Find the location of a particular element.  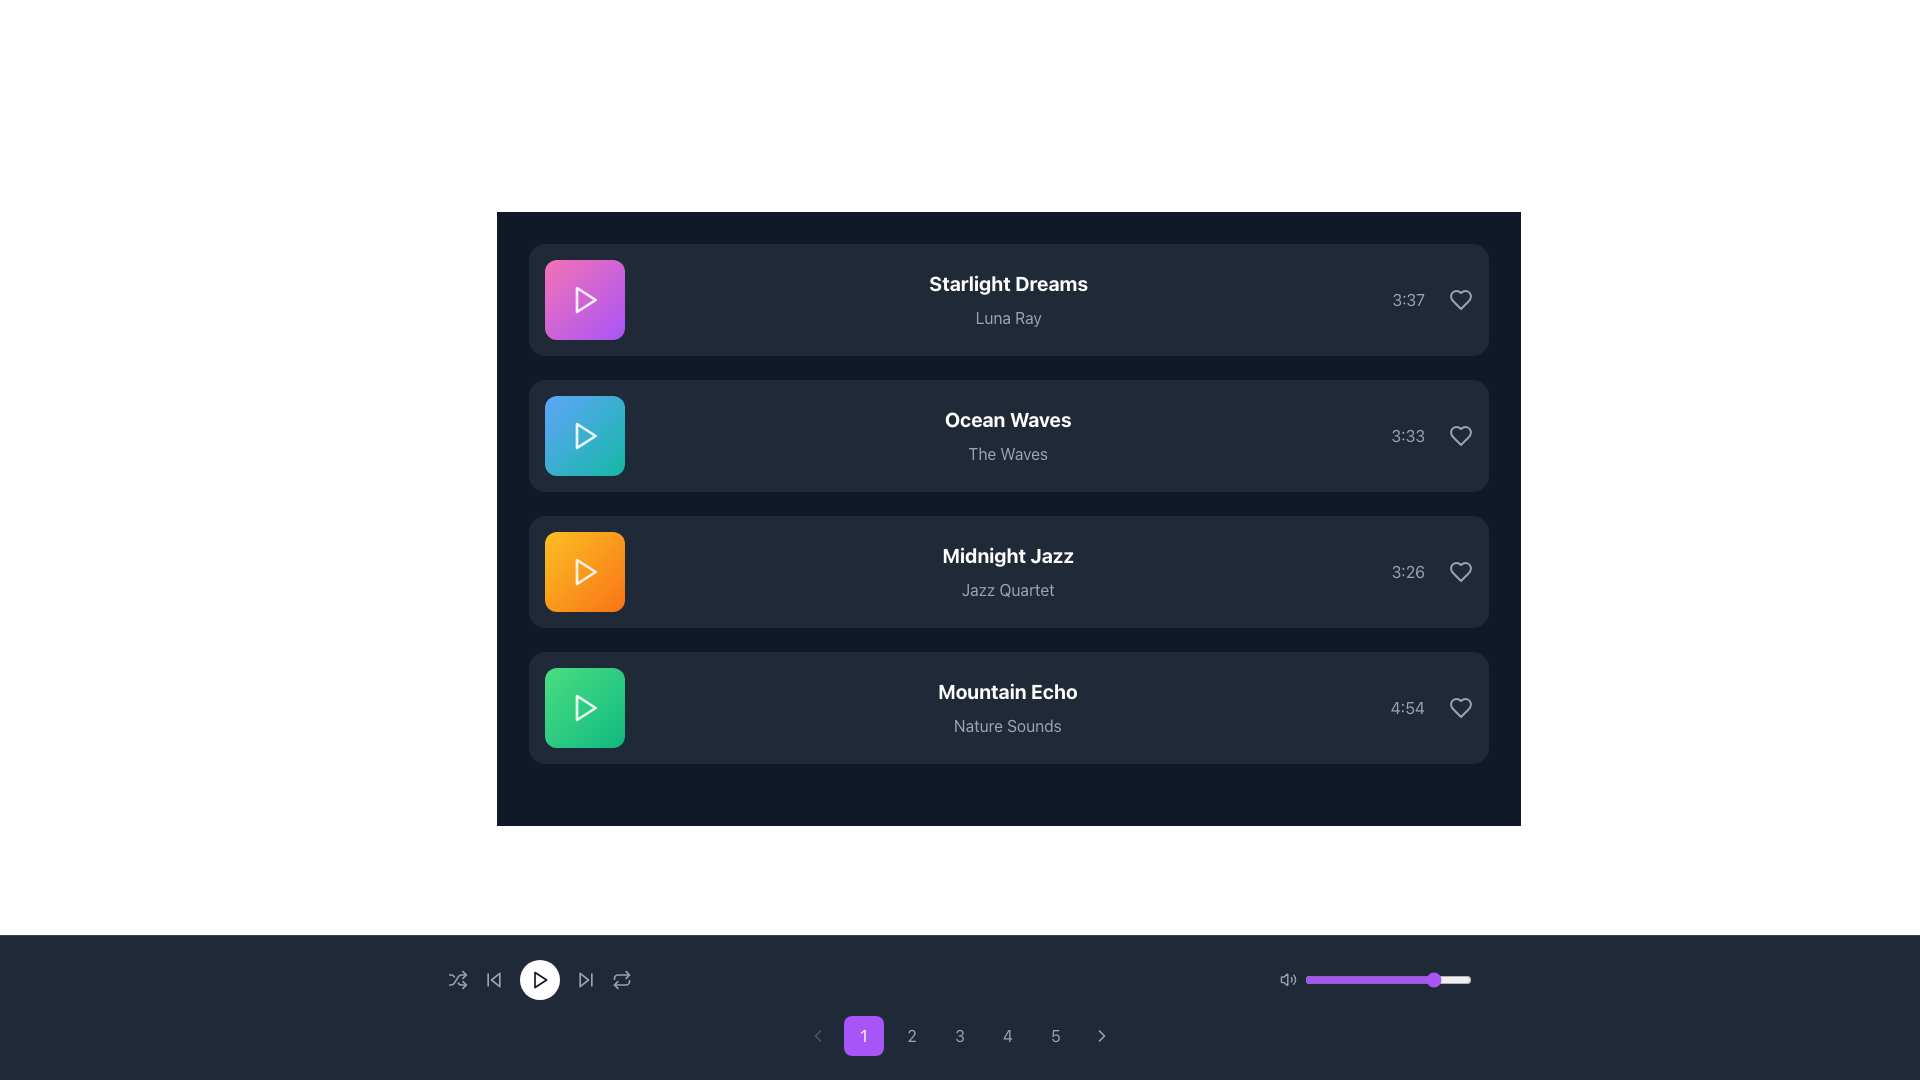

the play button located to the left of the 'Ocean Waves' text in the second row of the media list is located at coordinates (584, 434).